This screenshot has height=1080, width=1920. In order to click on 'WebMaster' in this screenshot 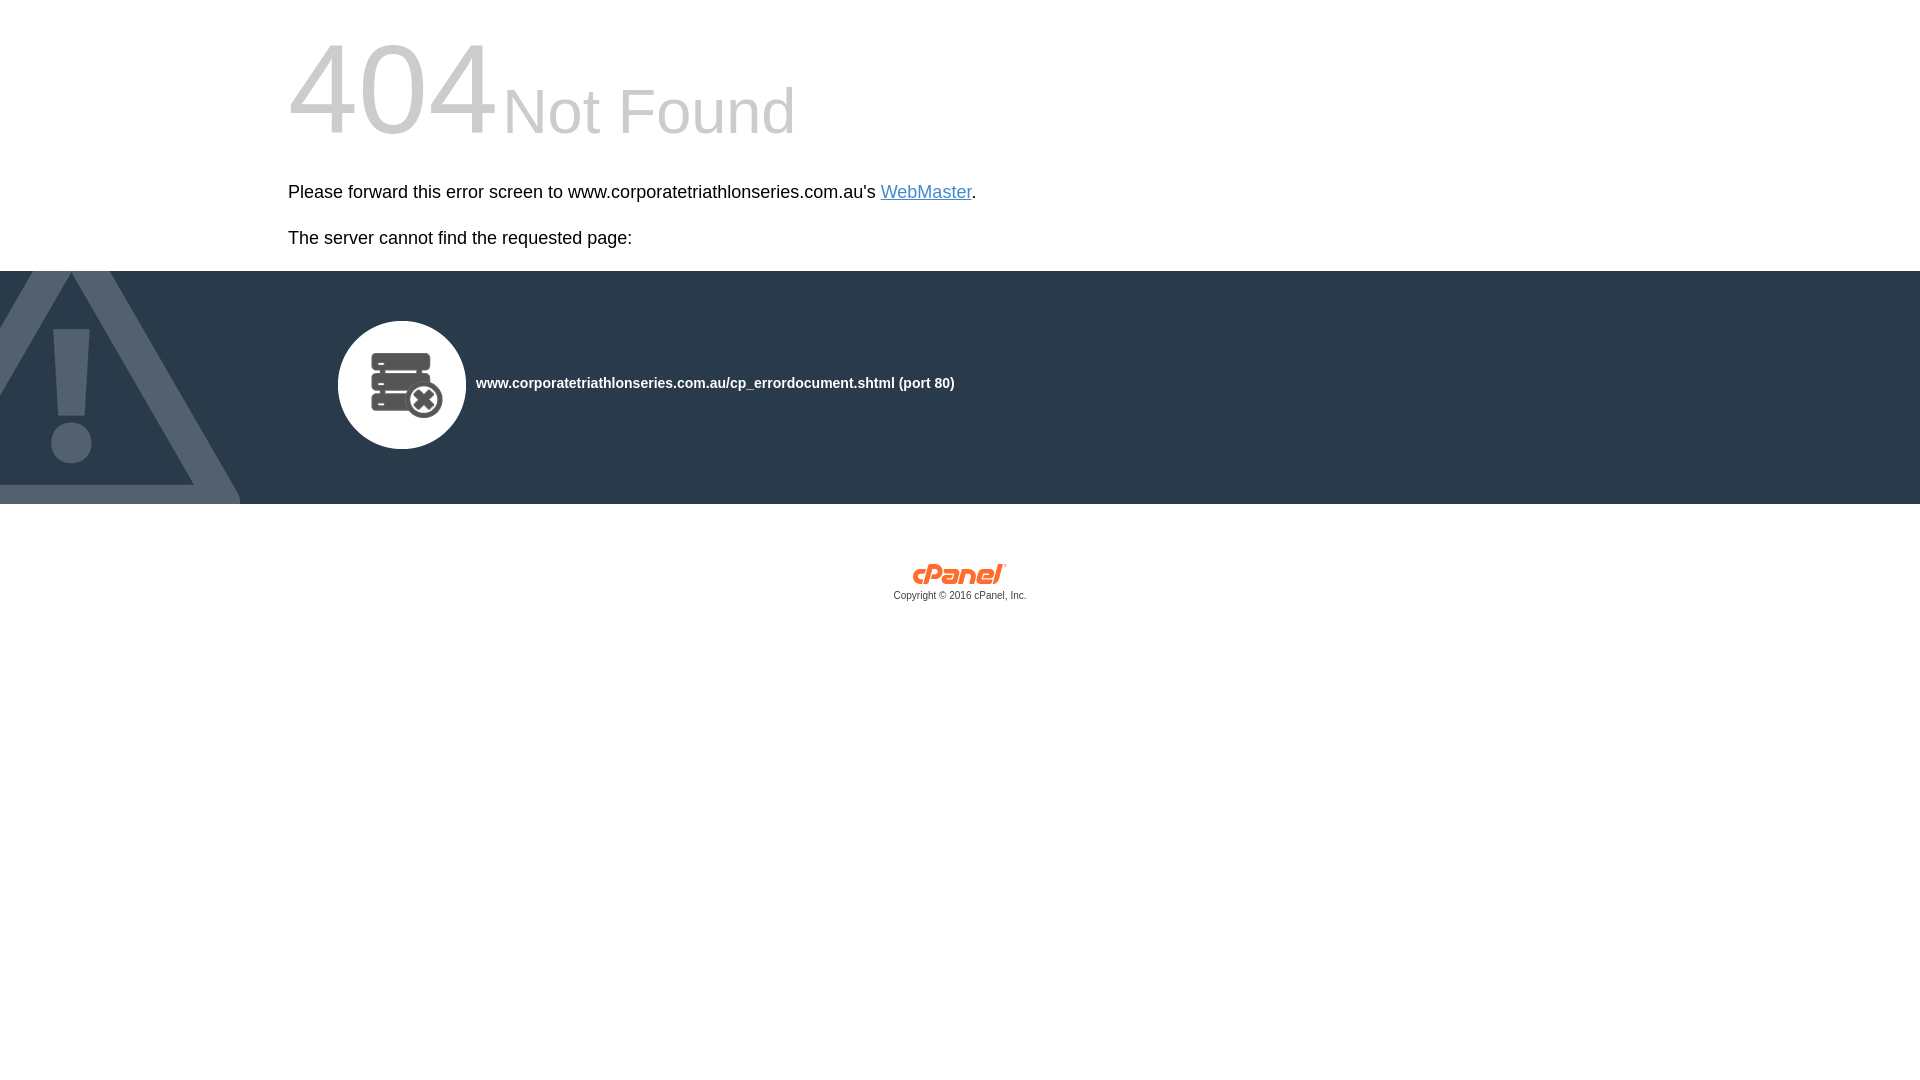, I will do `click(925, 192)`.